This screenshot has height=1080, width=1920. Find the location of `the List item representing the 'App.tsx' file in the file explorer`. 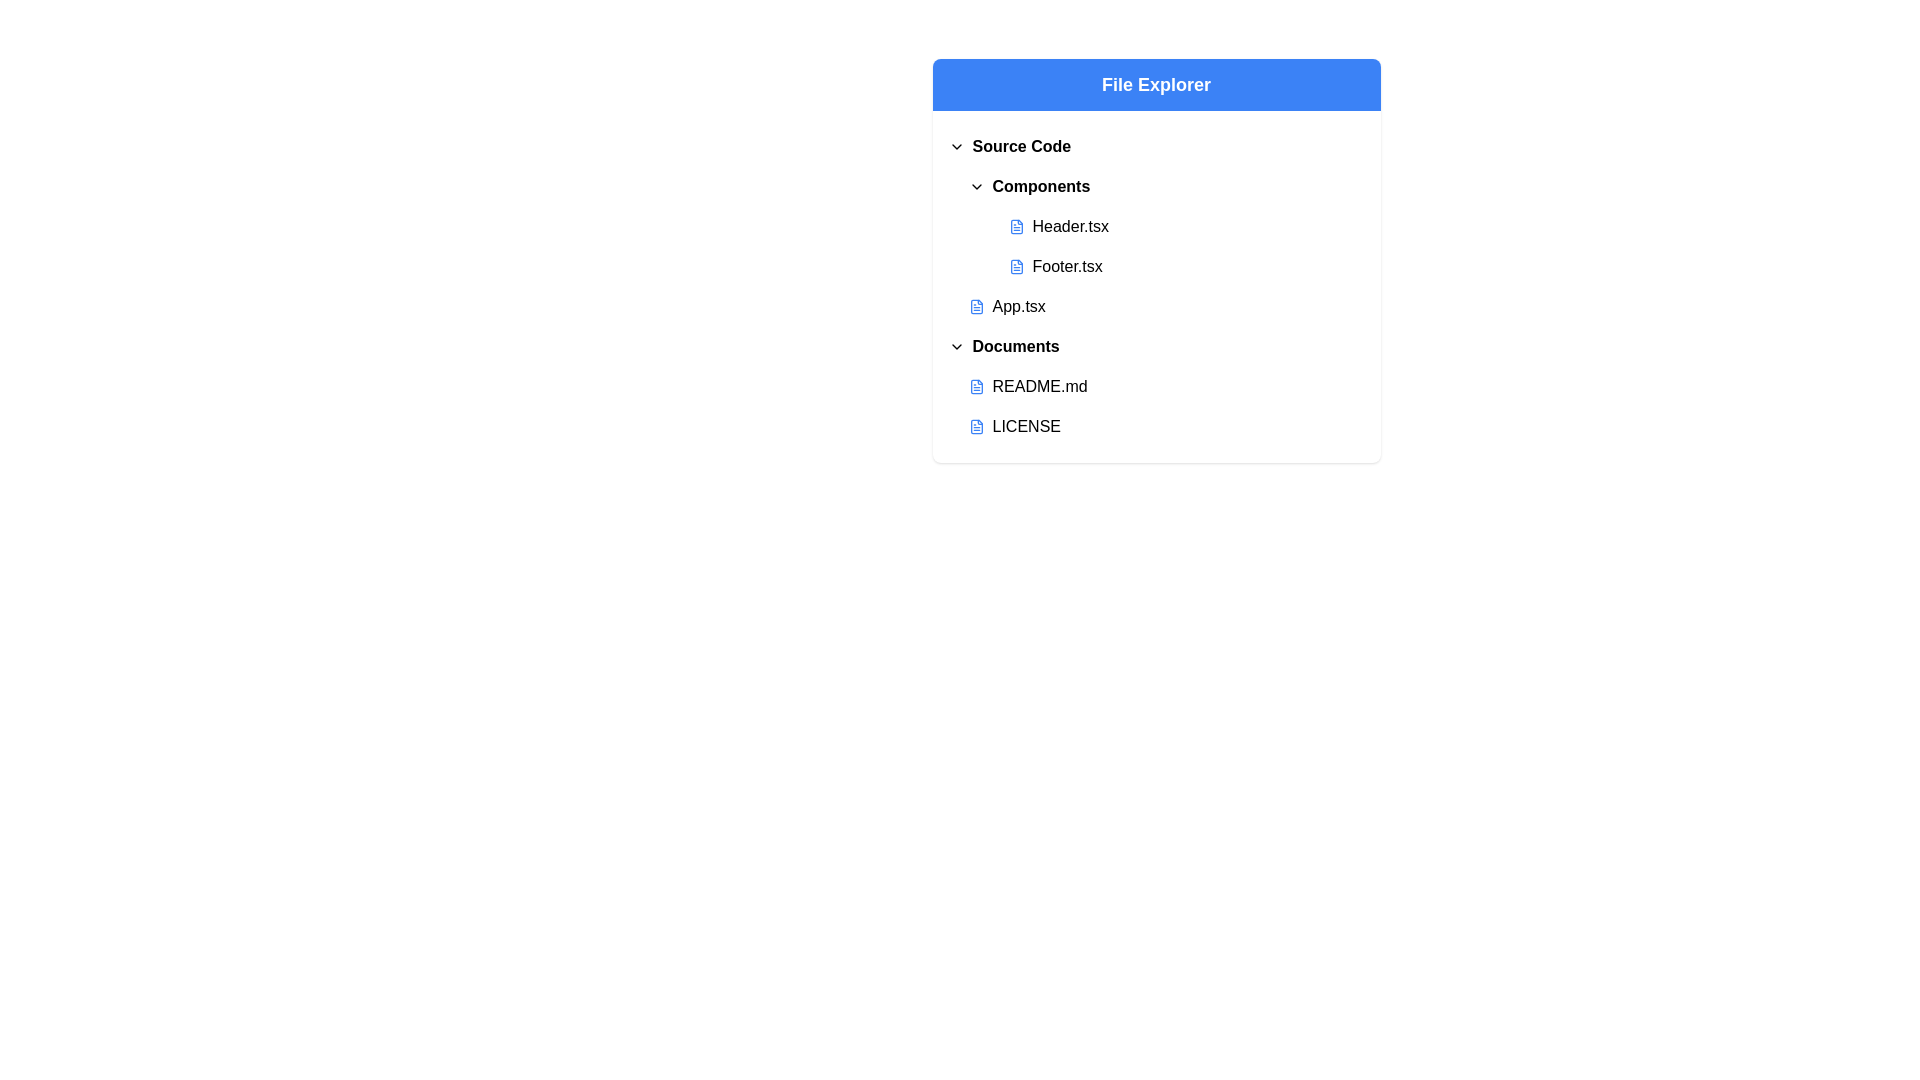

the List item representing the 'App.tsx' file in the file explorer is located at coordinates (1166, 307).